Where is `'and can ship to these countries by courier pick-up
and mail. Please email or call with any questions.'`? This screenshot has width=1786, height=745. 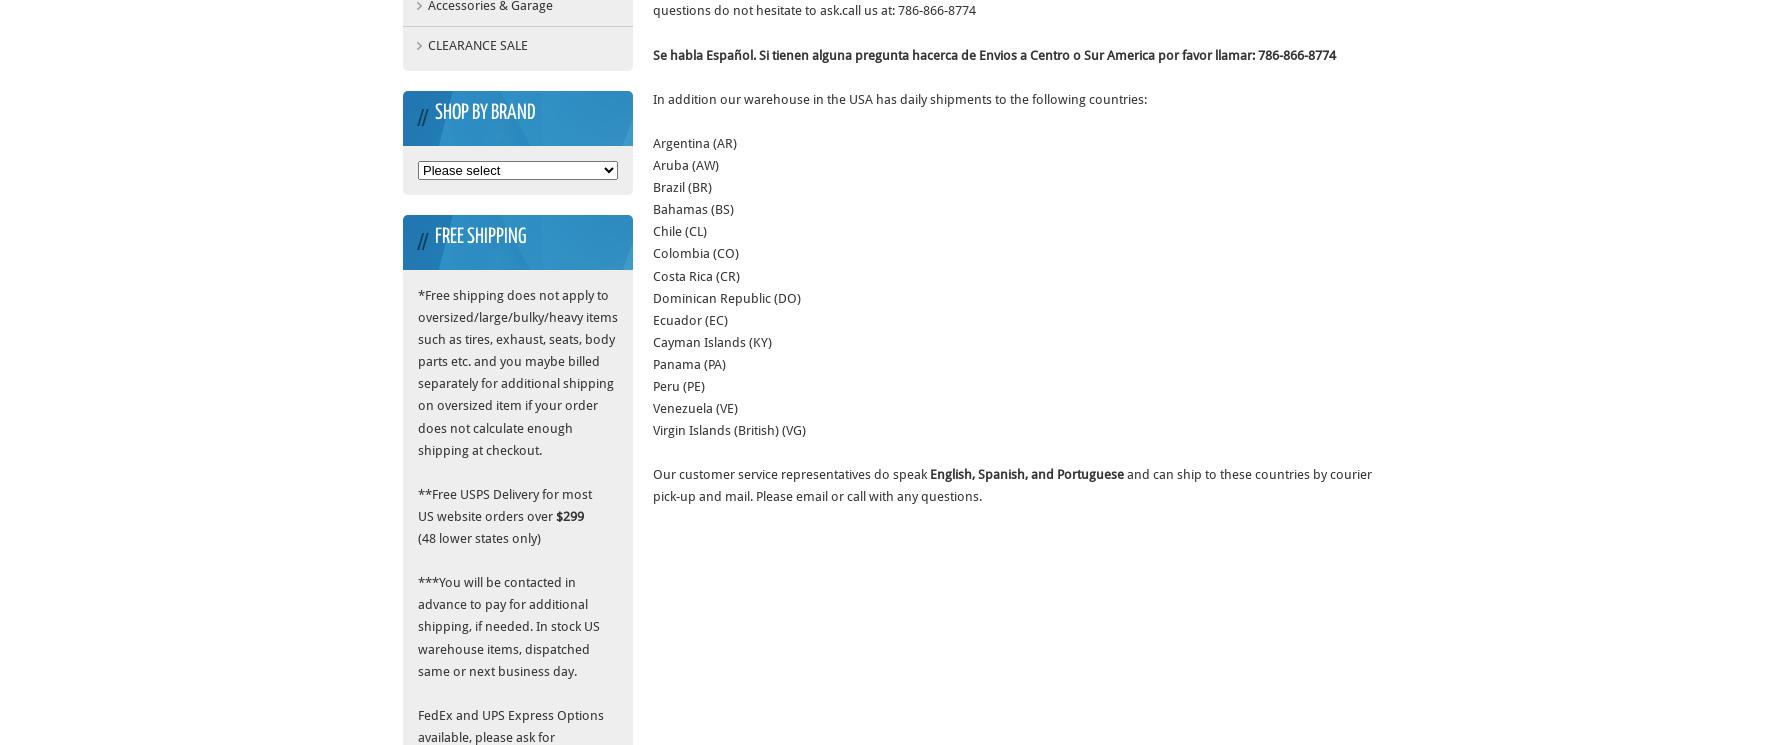 'and can ship to these countries by courier pick-up
and mail. Please email or call with any questions.' is located at coordinates (1012, 485).